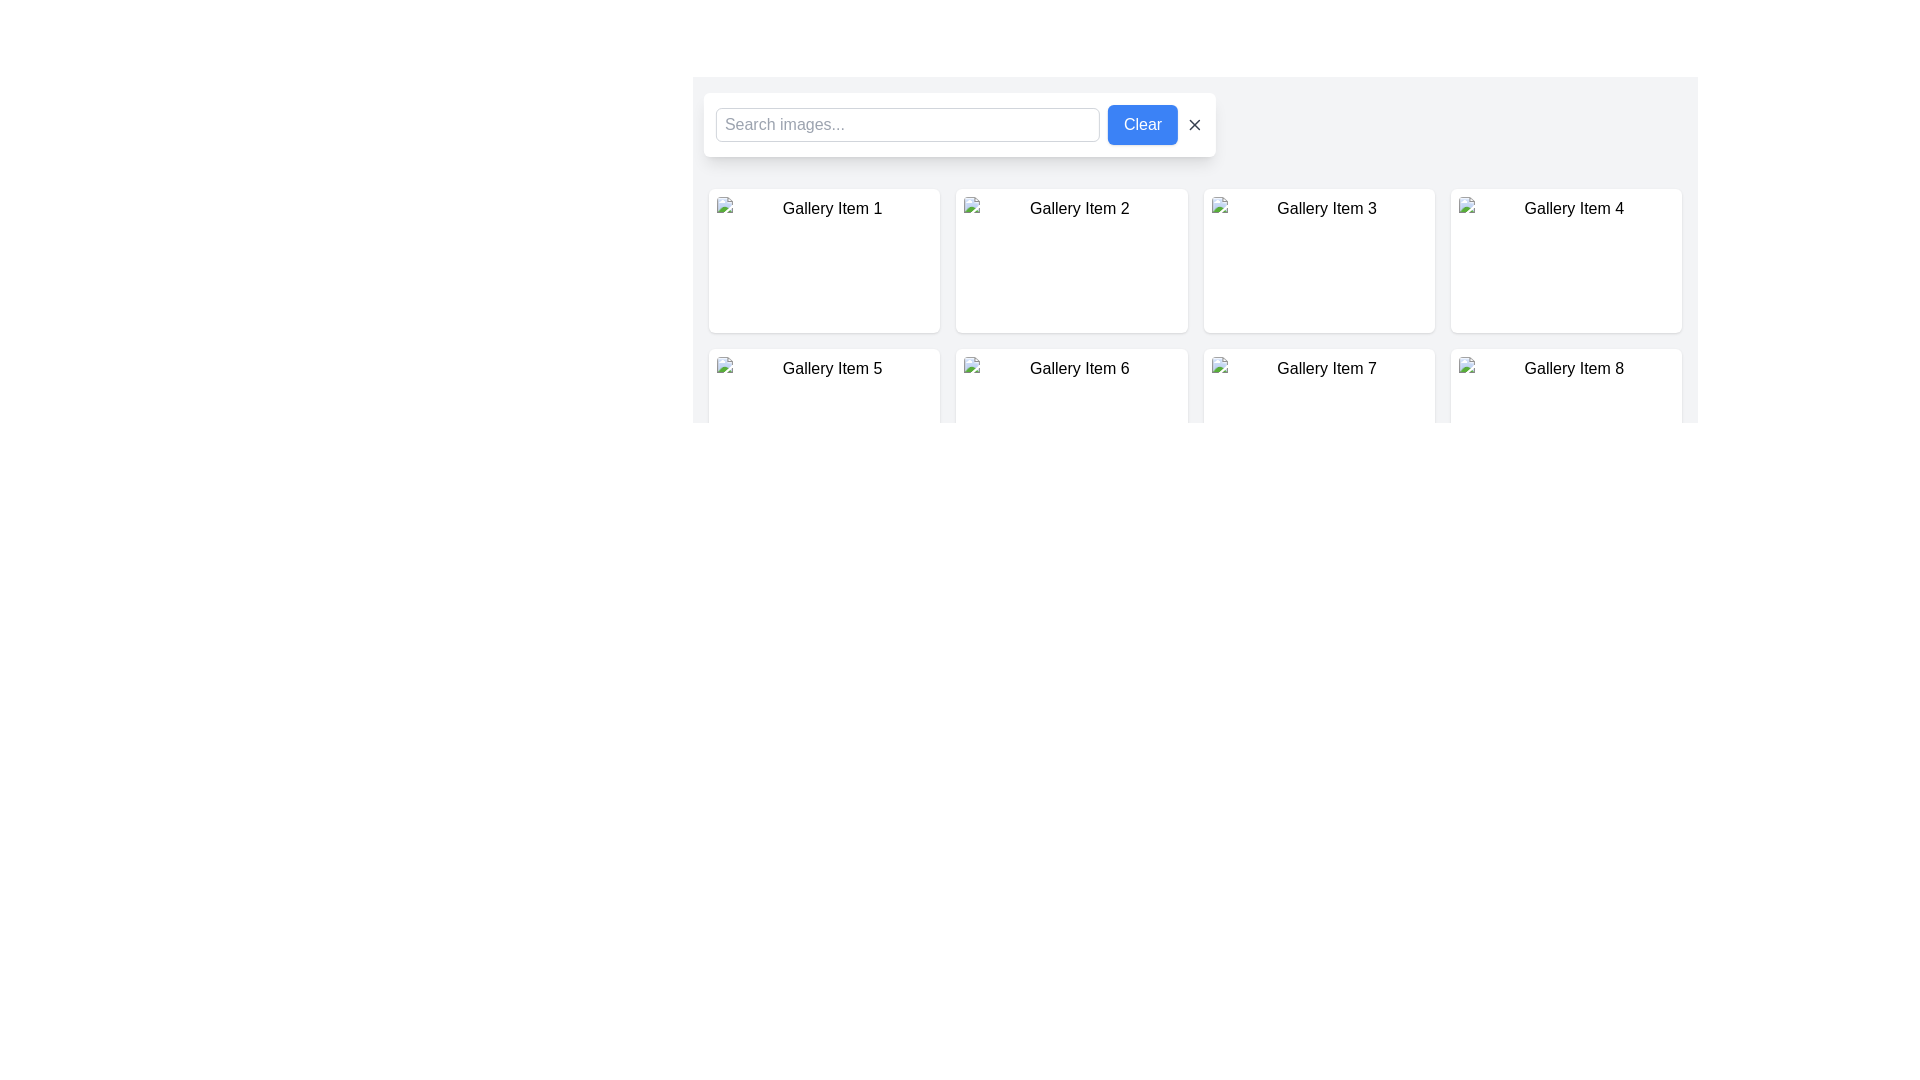 This screenshot has height=1080, width=1920. I want to click on the image placeholder displaying 'Image 5', so click(824, 419).